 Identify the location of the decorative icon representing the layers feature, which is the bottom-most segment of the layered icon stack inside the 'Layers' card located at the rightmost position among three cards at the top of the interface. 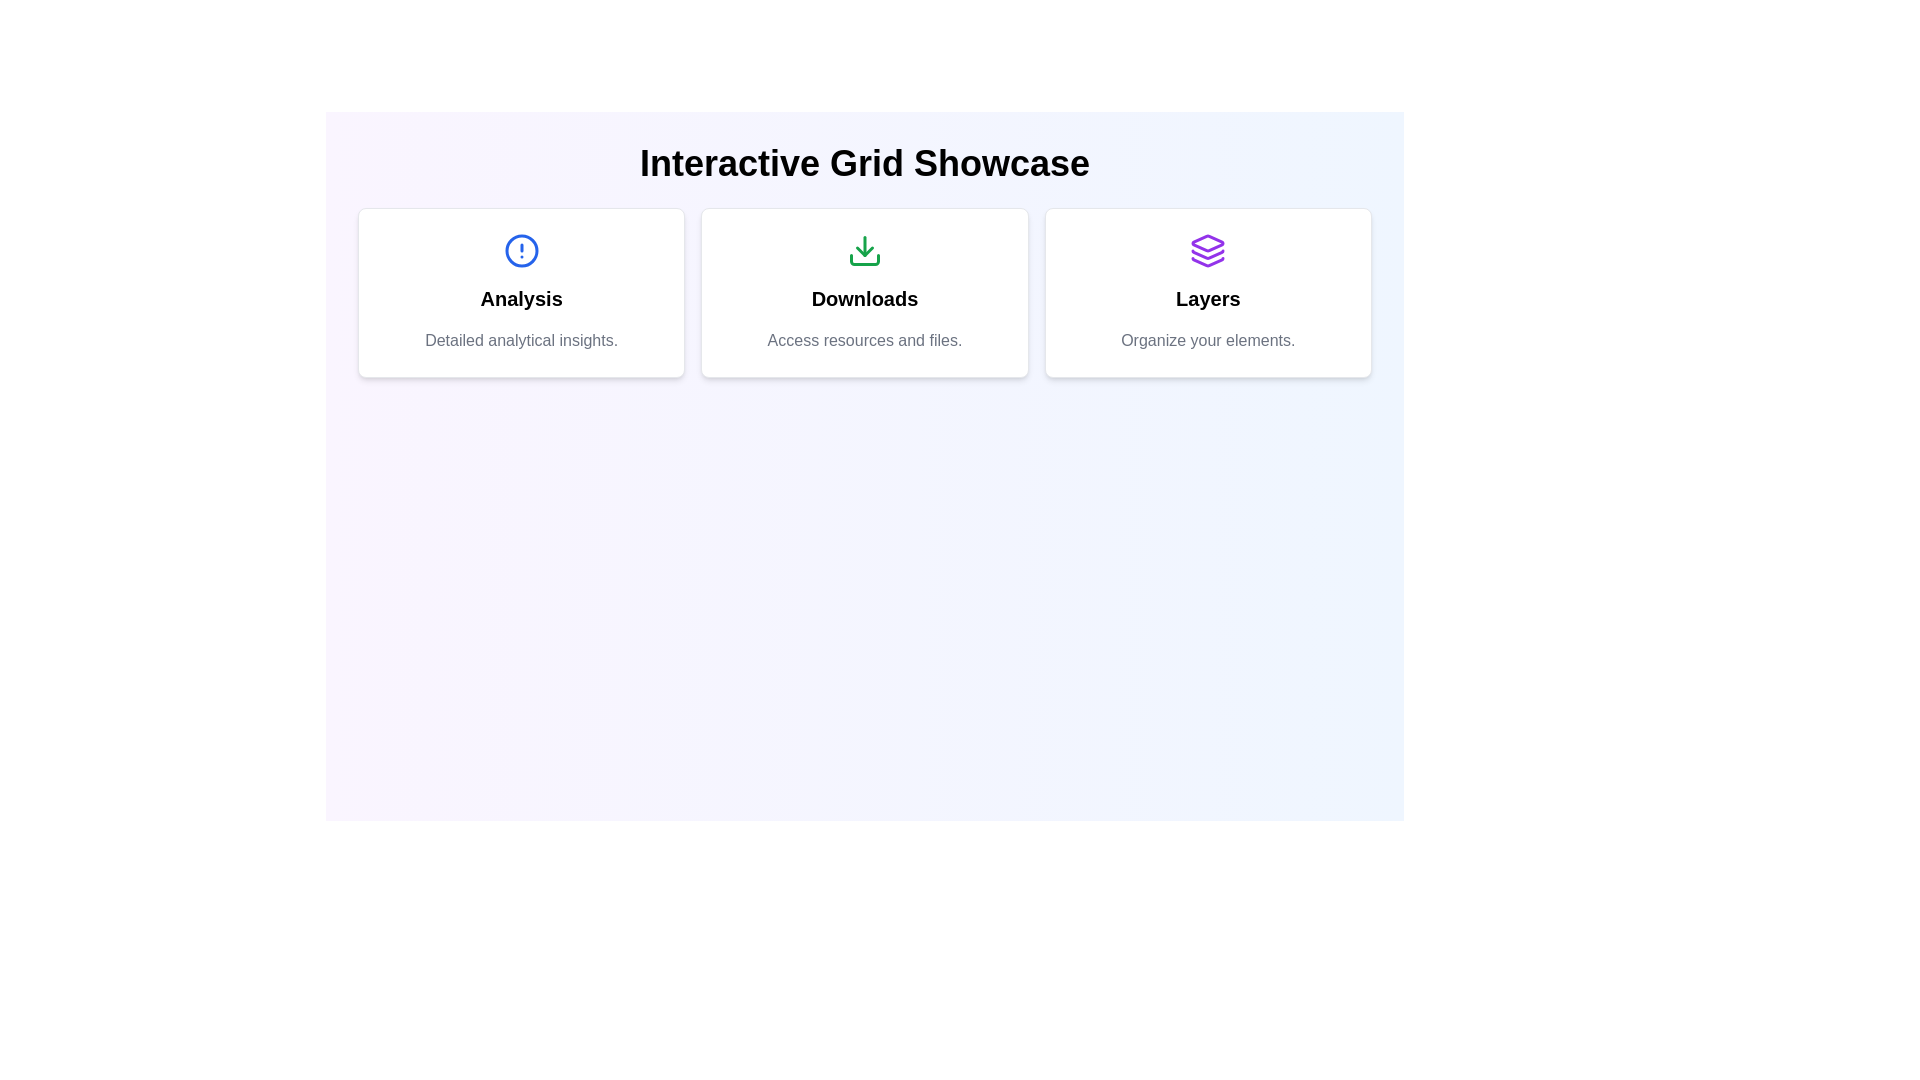
(1207, 261).